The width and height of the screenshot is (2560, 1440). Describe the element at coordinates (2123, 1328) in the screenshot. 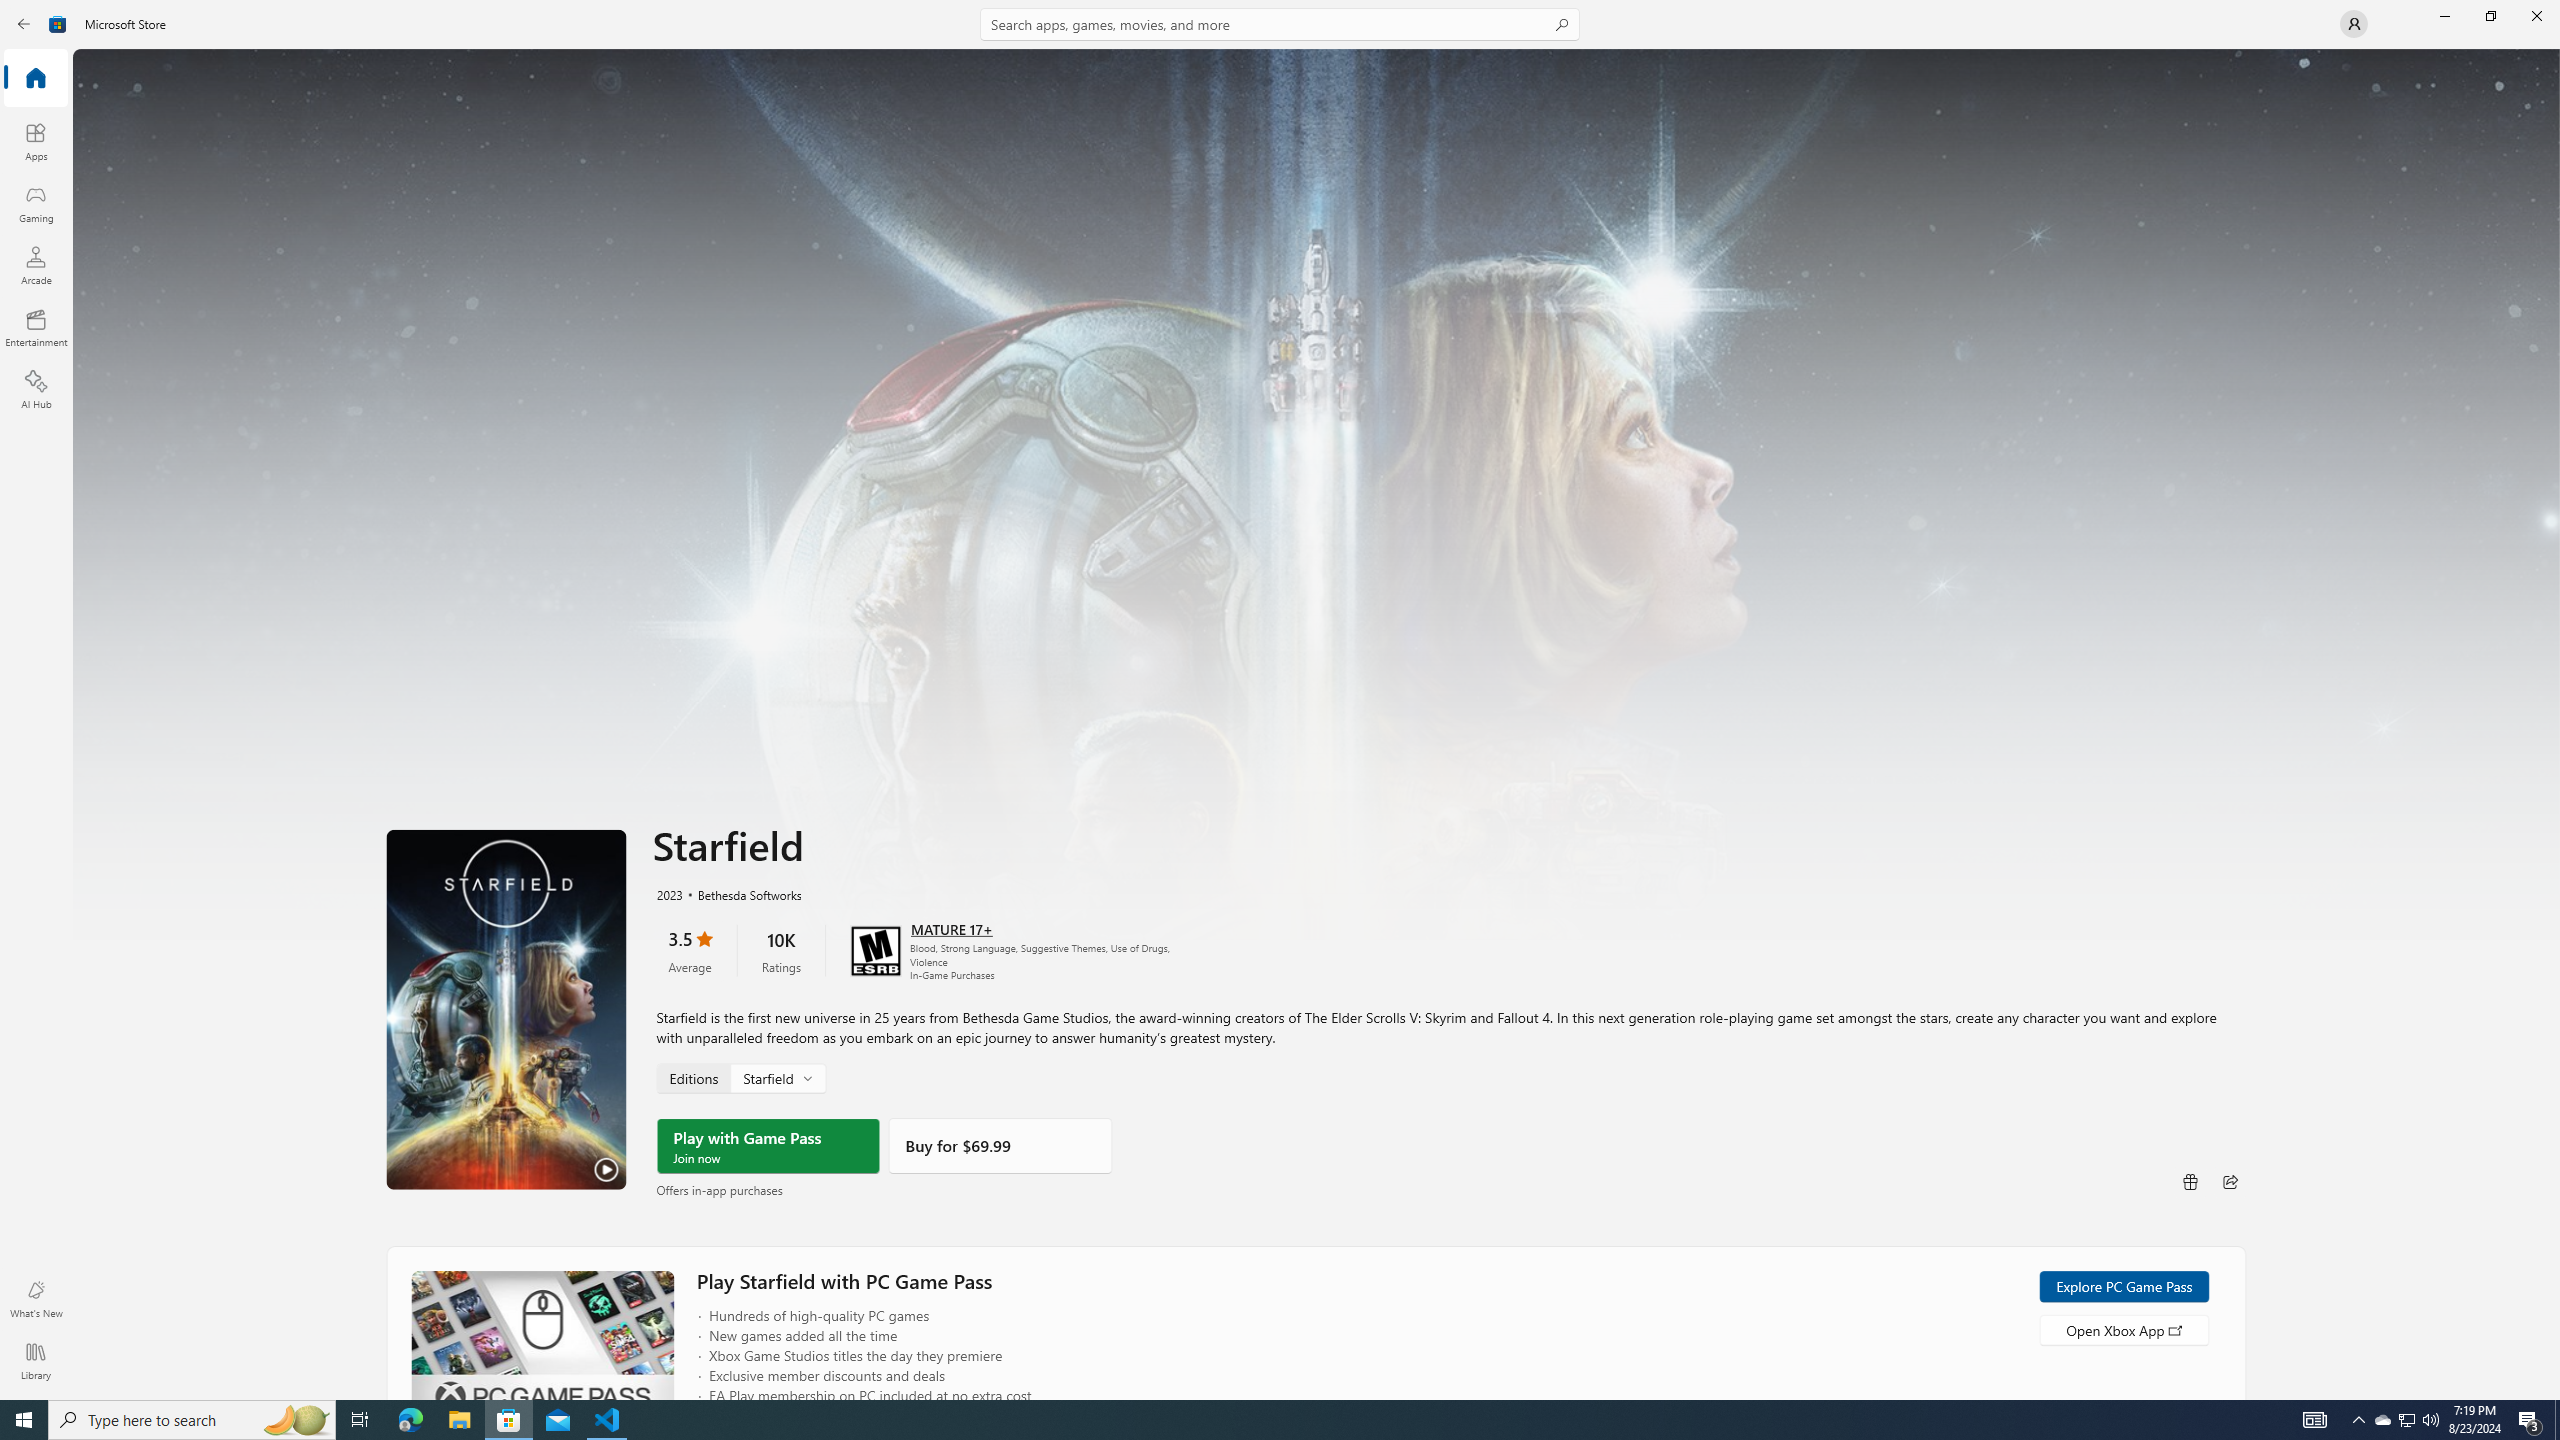

I see `'Open Xbox App'` at that location.